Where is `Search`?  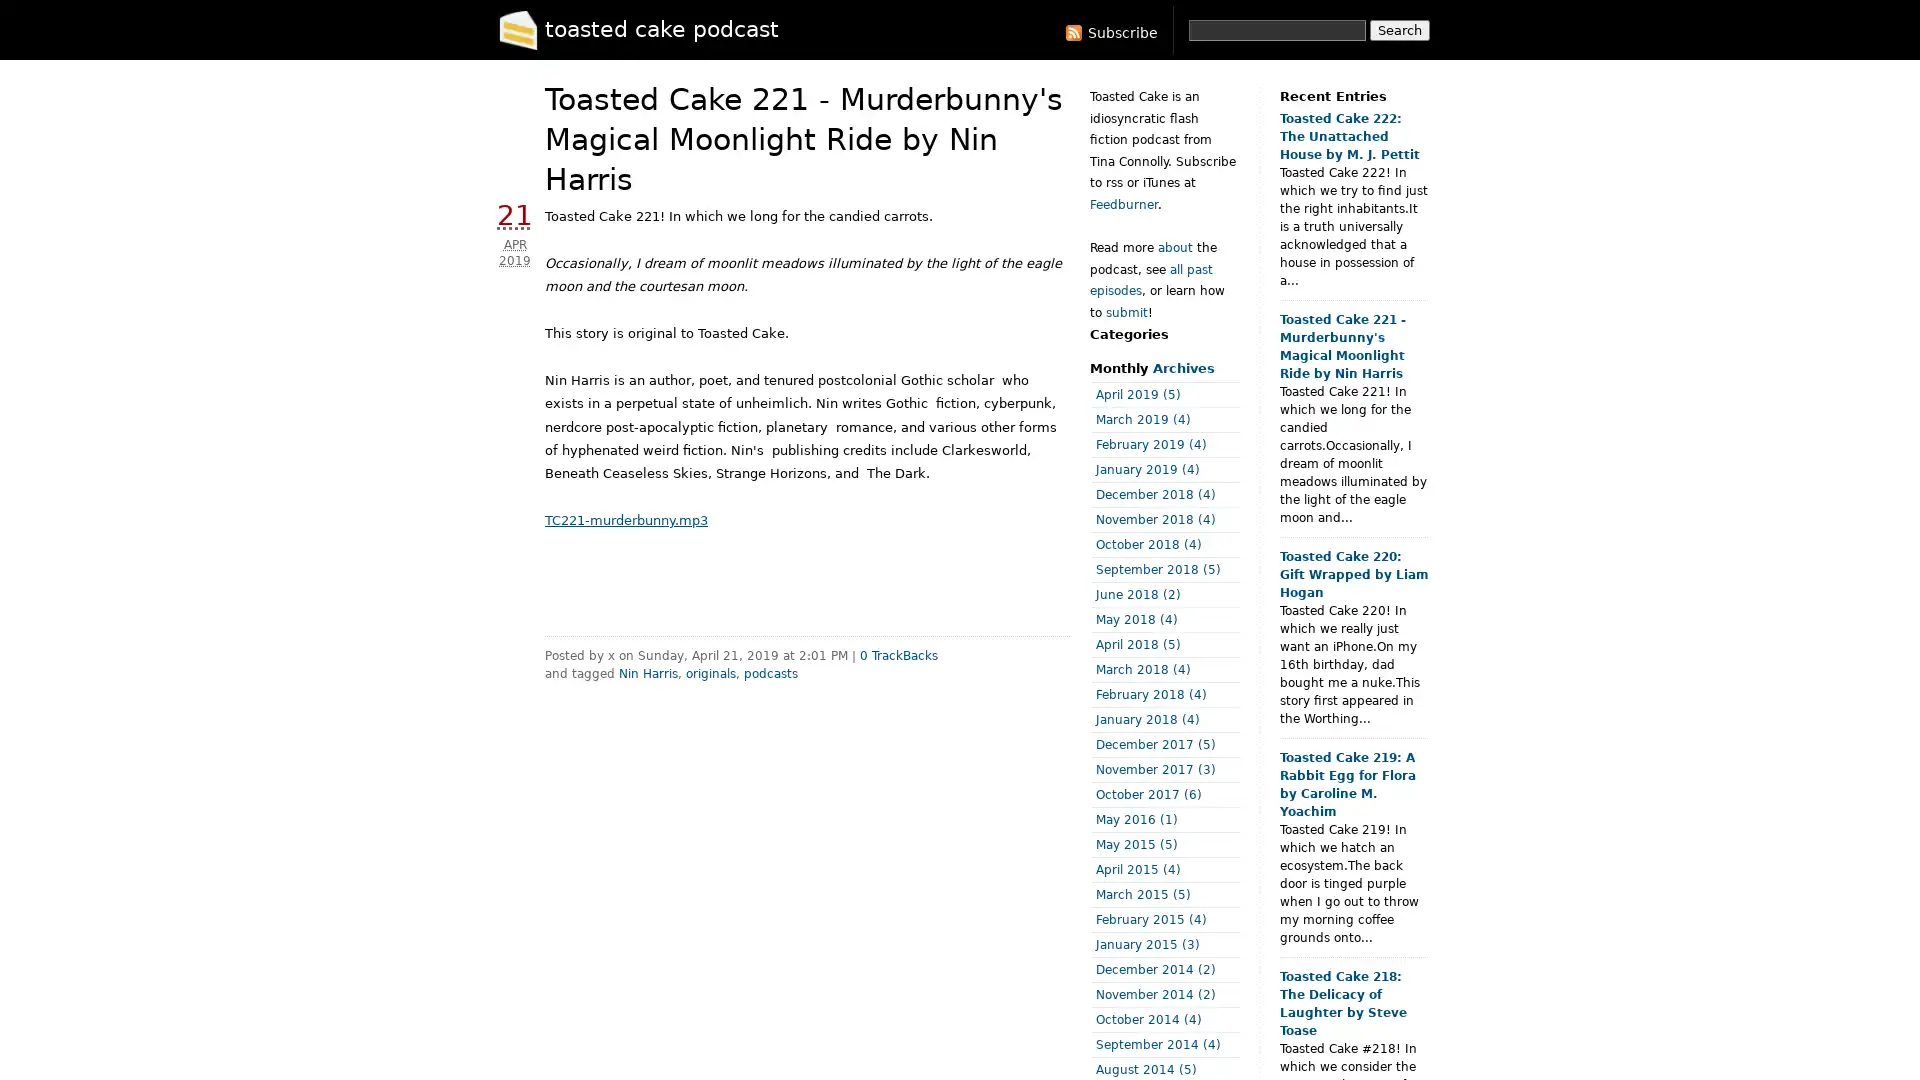 Search is located at coordinates (1399, 30).